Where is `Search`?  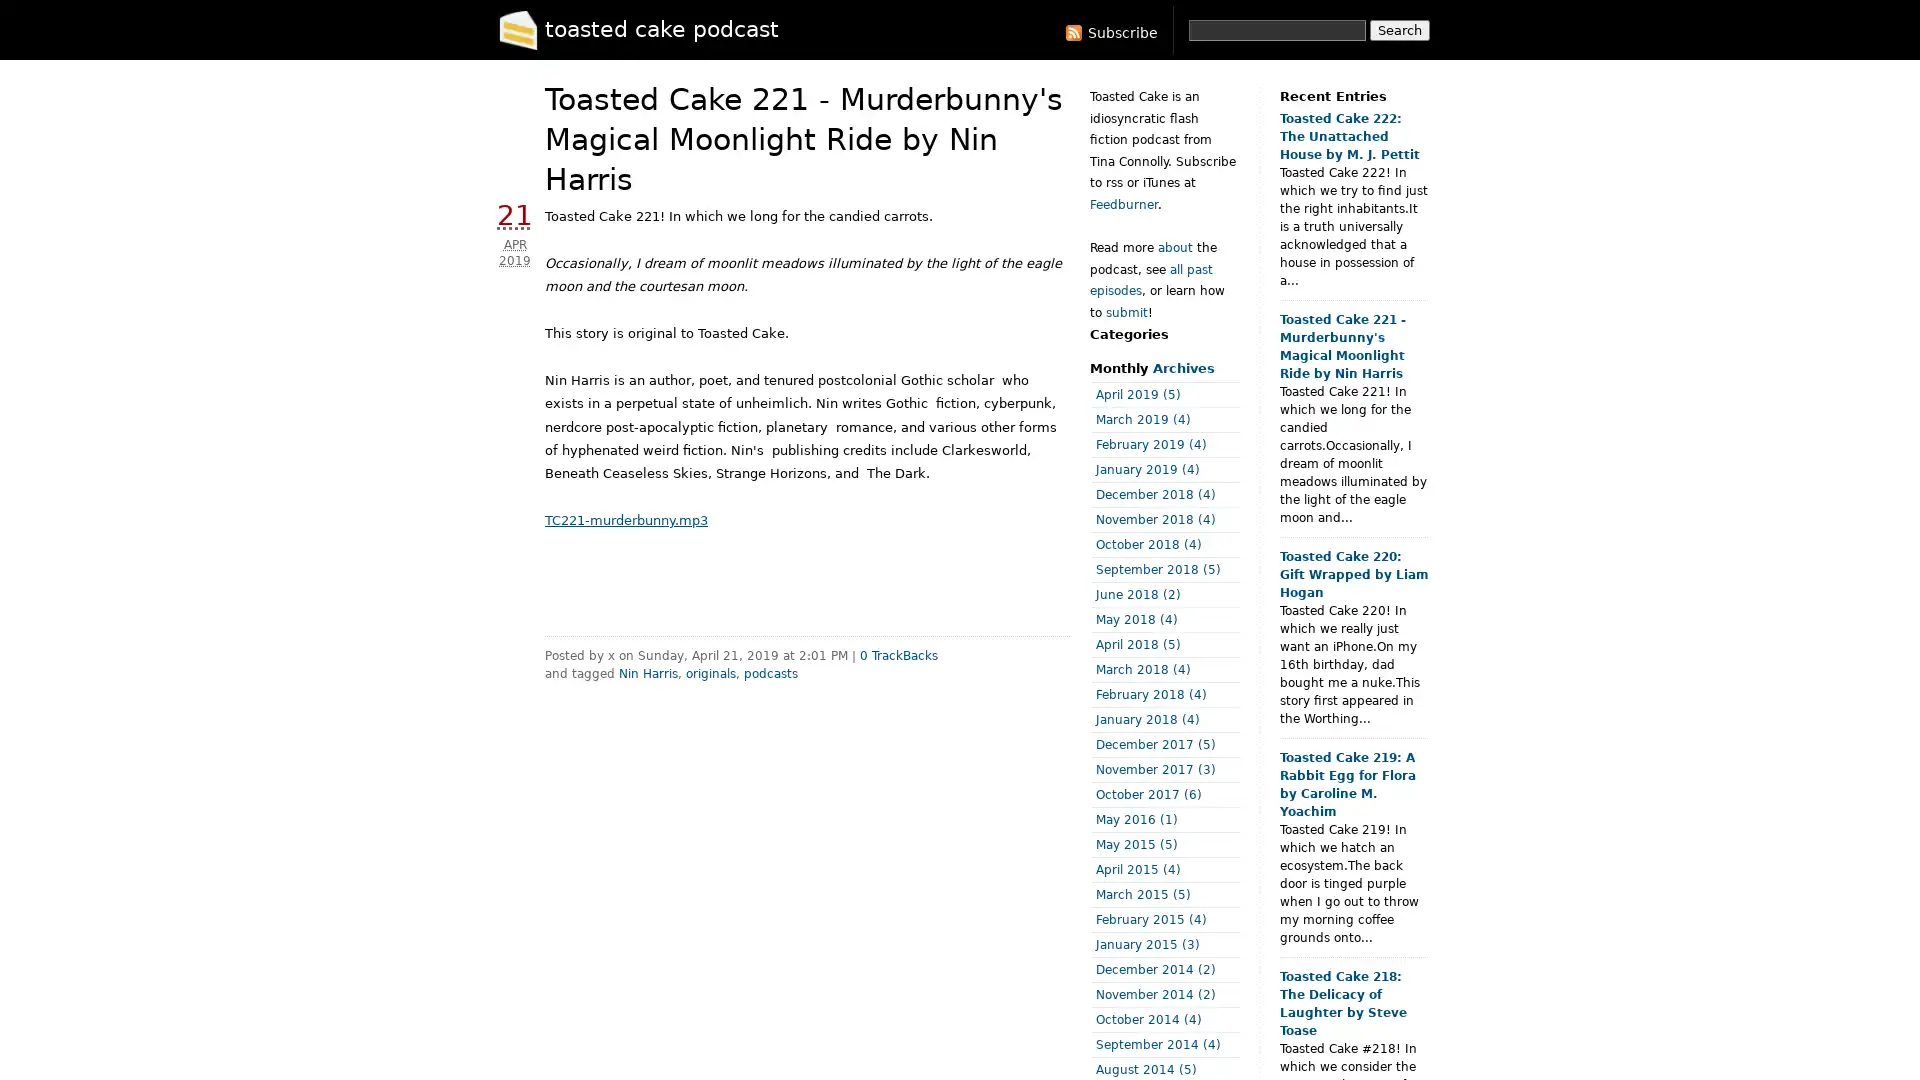 Search is located at coordinates (1399, 30).